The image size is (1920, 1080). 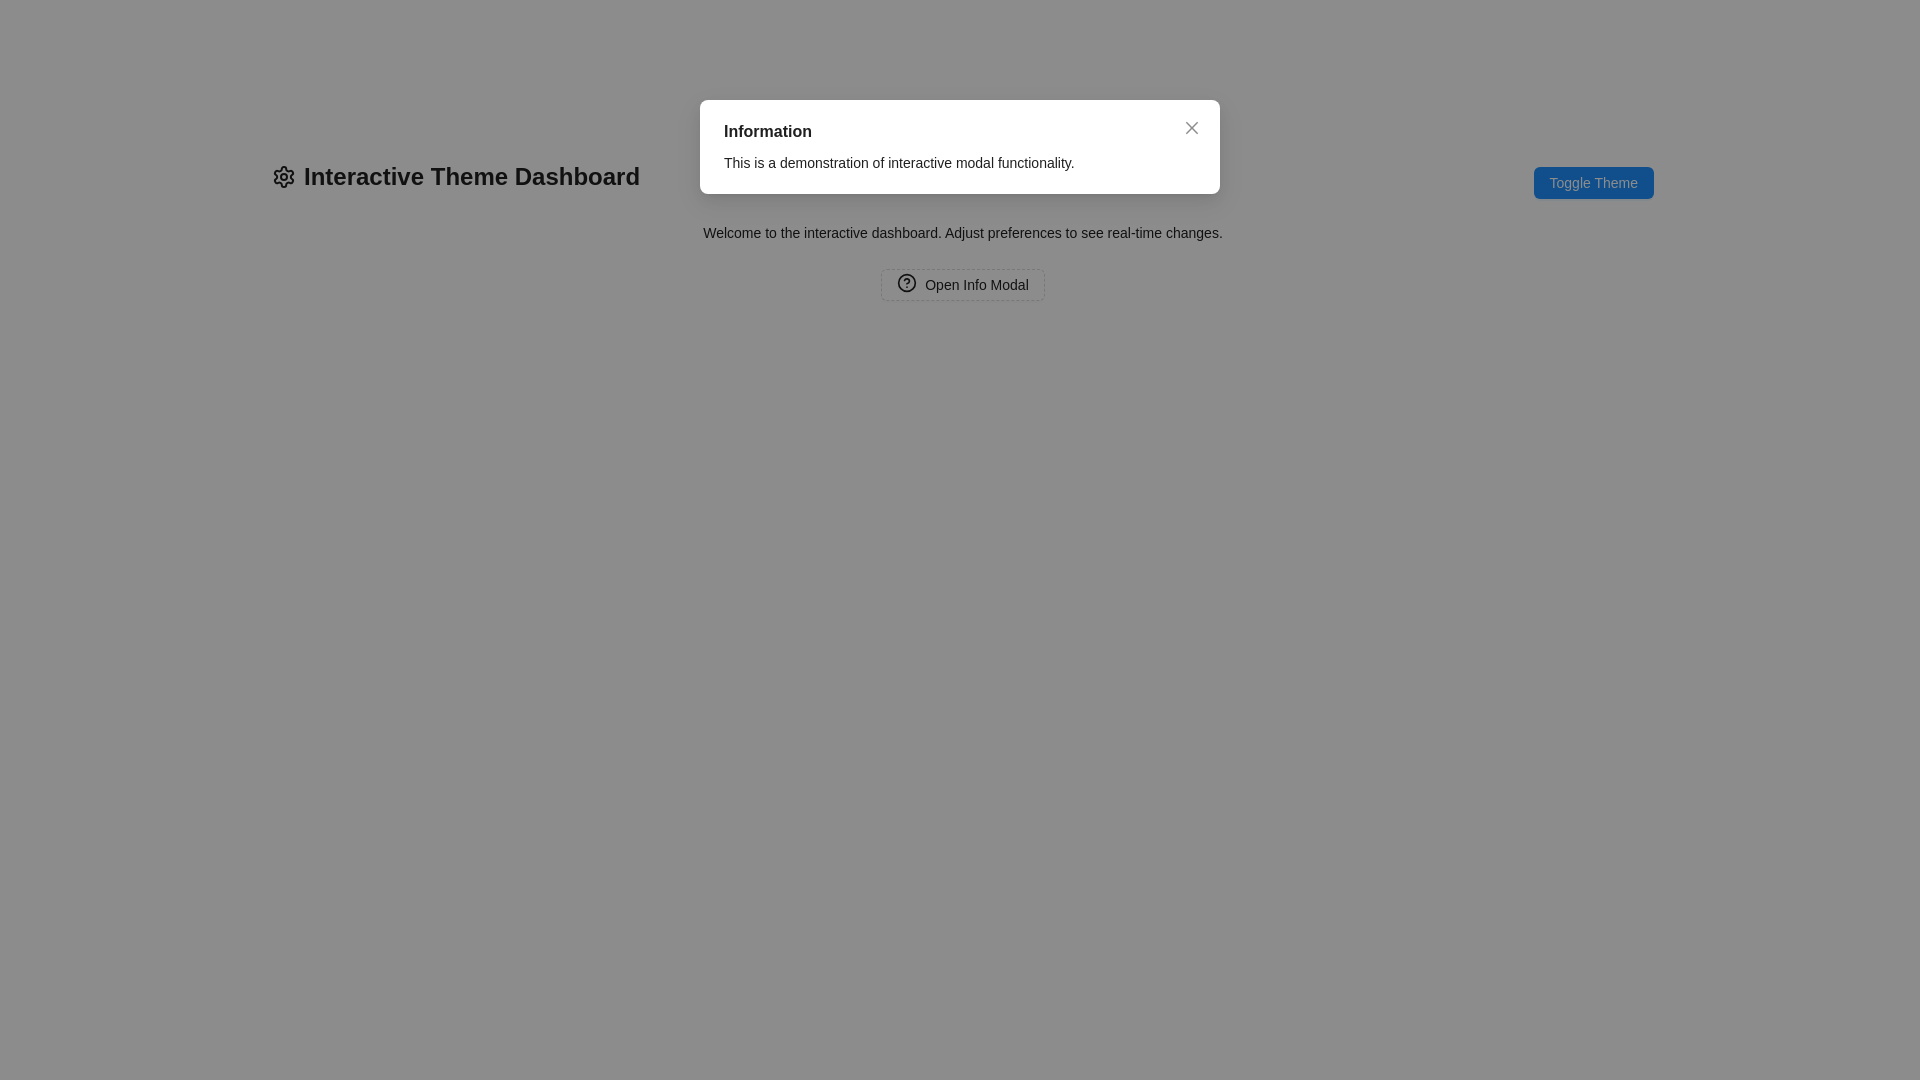 What do you see at coordinates (455, 176) in the screenshot?
I see `the Header text with an accompanying icon, which serves as the title or header for the dashboard and is located in the top-left corner of the interface` at bounding box center [455, 176].